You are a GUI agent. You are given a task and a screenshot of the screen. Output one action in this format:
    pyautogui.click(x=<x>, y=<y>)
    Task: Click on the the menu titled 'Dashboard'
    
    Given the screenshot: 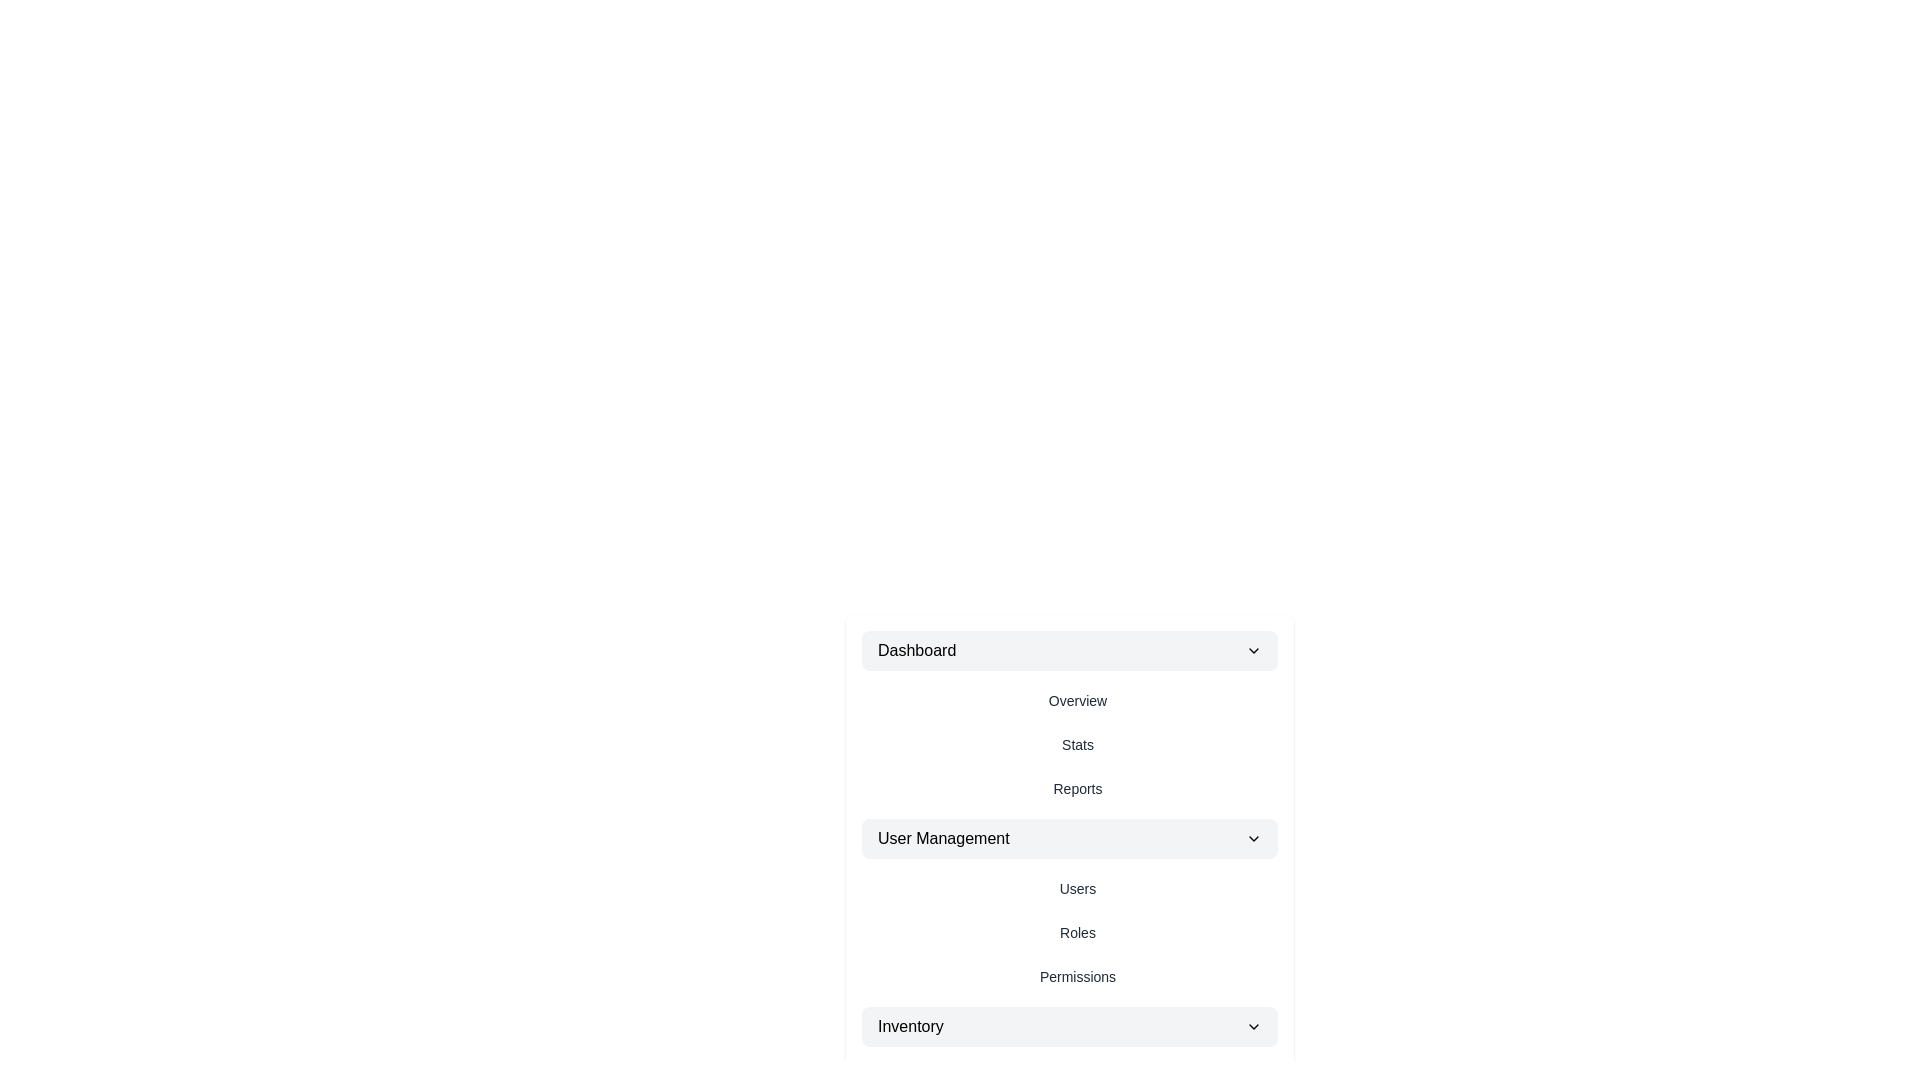 What is the action you would take?
    pyautogui.click(x=1069, y=651)
    